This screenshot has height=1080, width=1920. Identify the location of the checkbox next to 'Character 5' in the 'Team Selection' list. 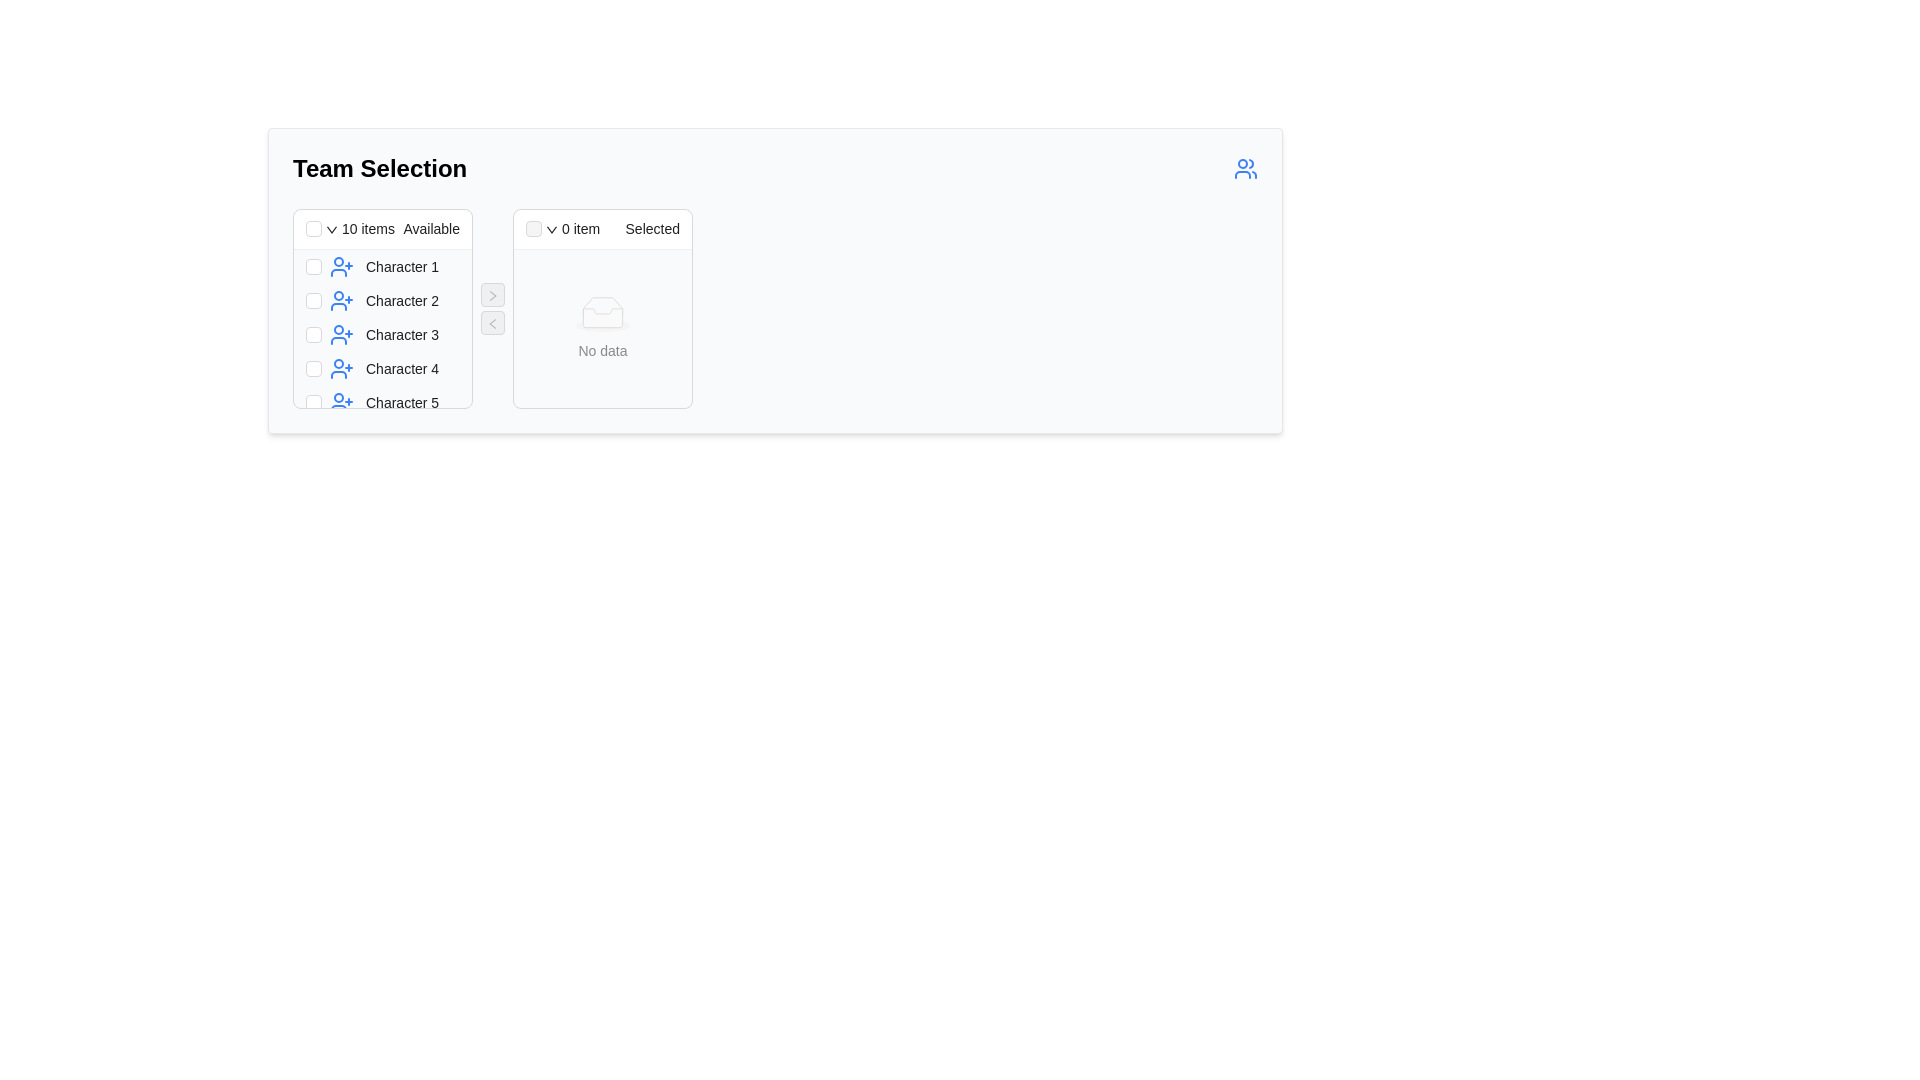
(312, 402).